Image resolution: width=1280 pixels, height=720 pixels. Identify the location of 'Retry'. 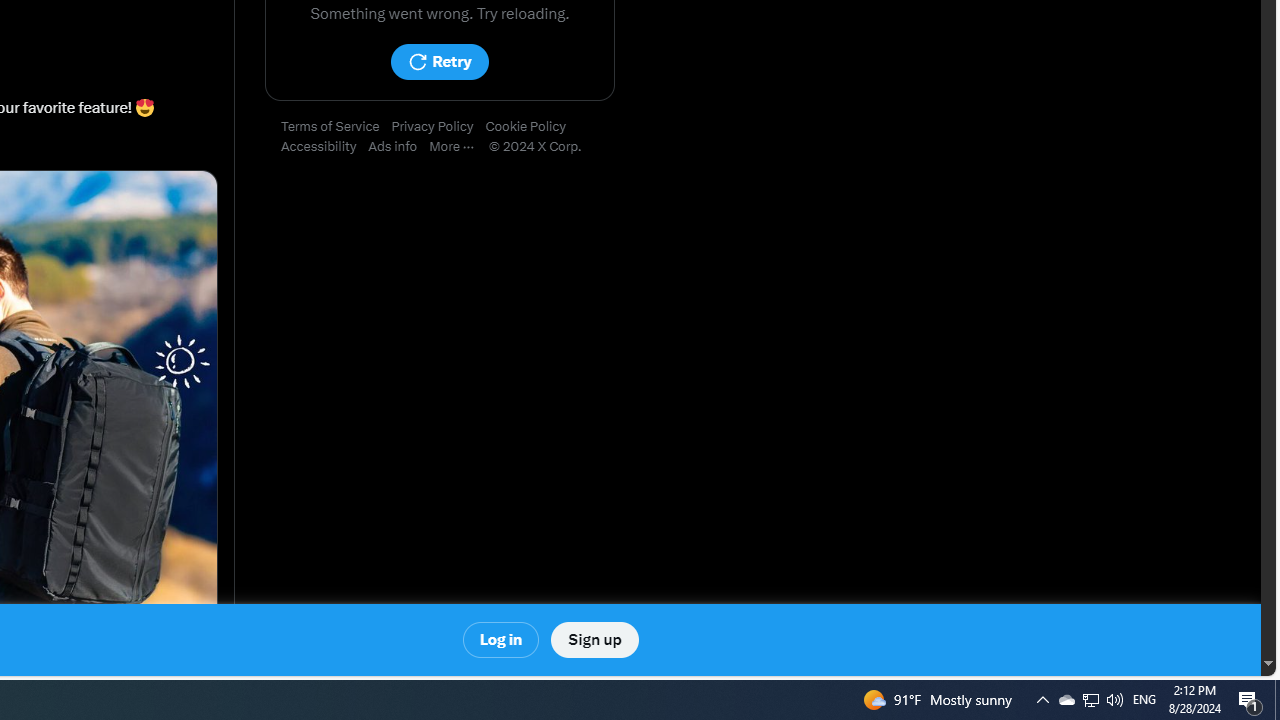
(438, 61).